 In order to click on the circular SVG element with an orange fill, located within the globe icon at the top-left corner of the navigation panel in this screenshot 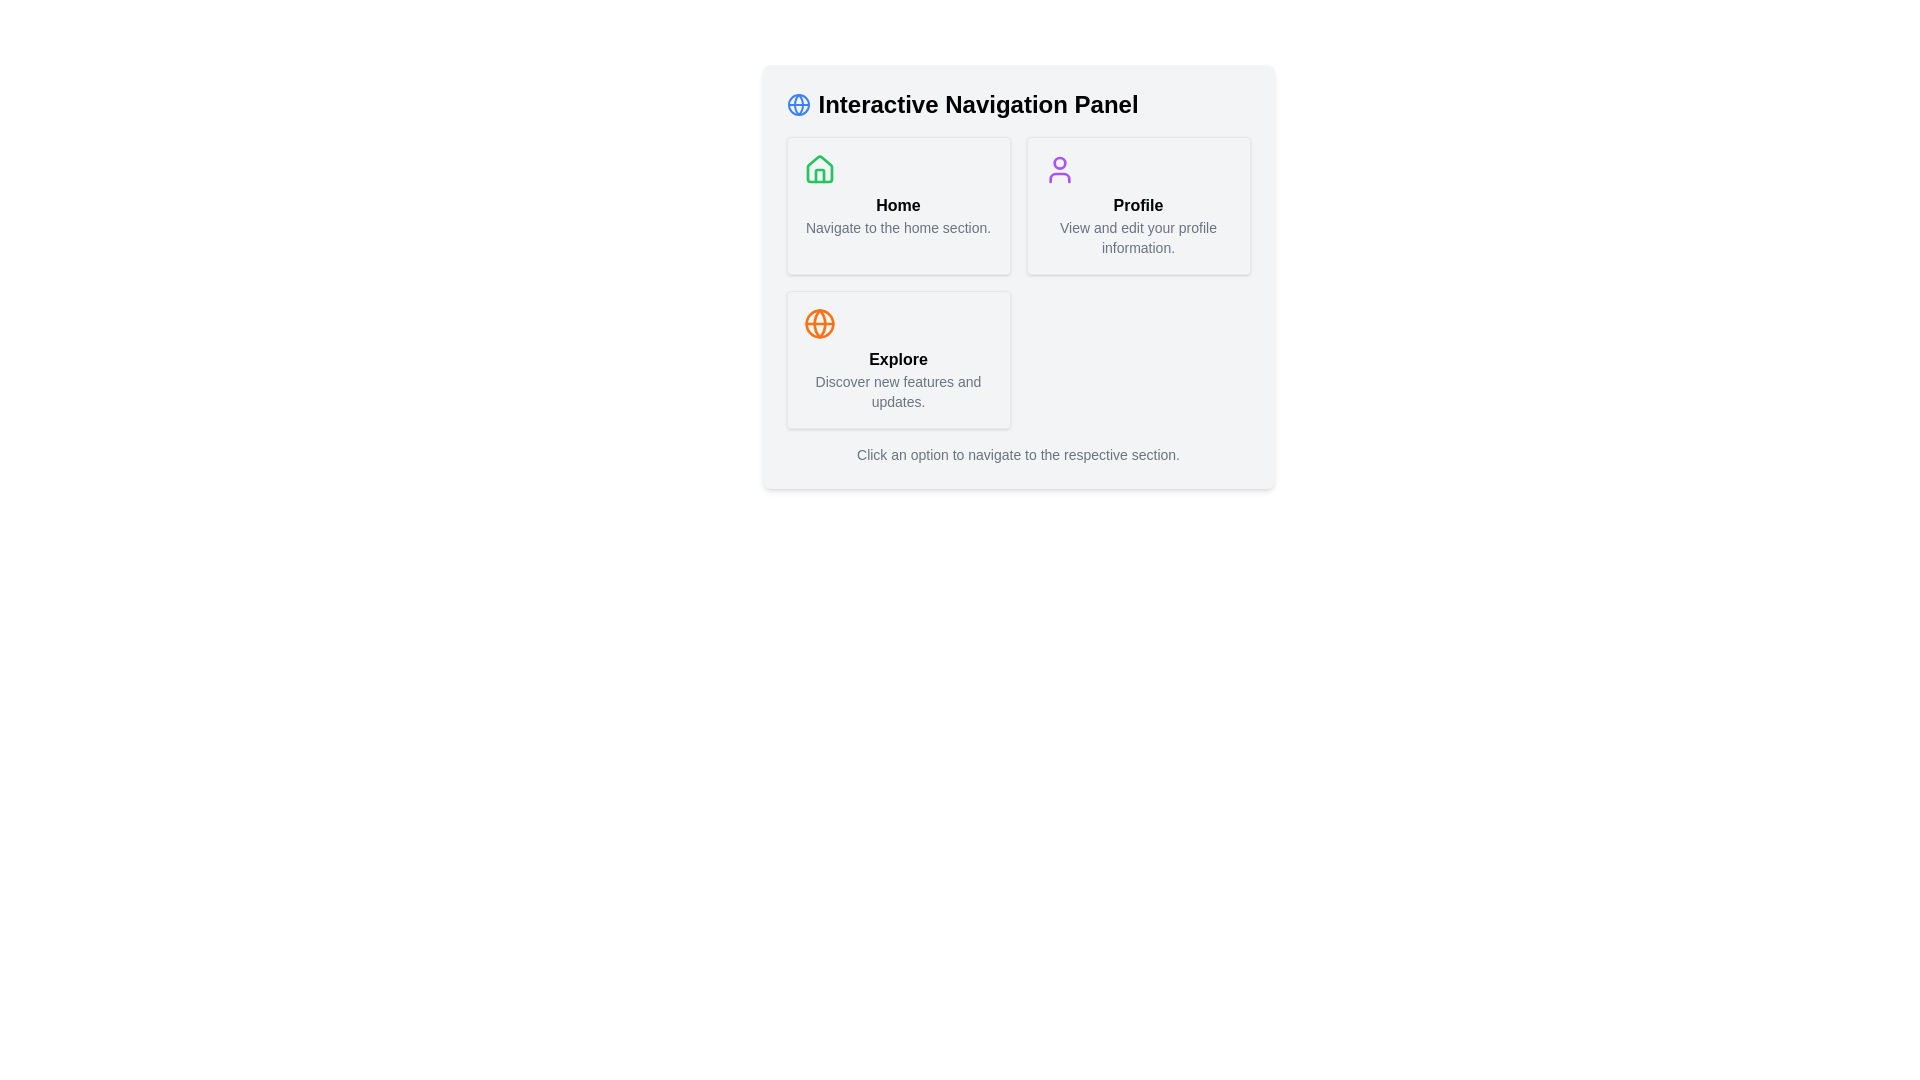, I will do `click(819, 323)`.